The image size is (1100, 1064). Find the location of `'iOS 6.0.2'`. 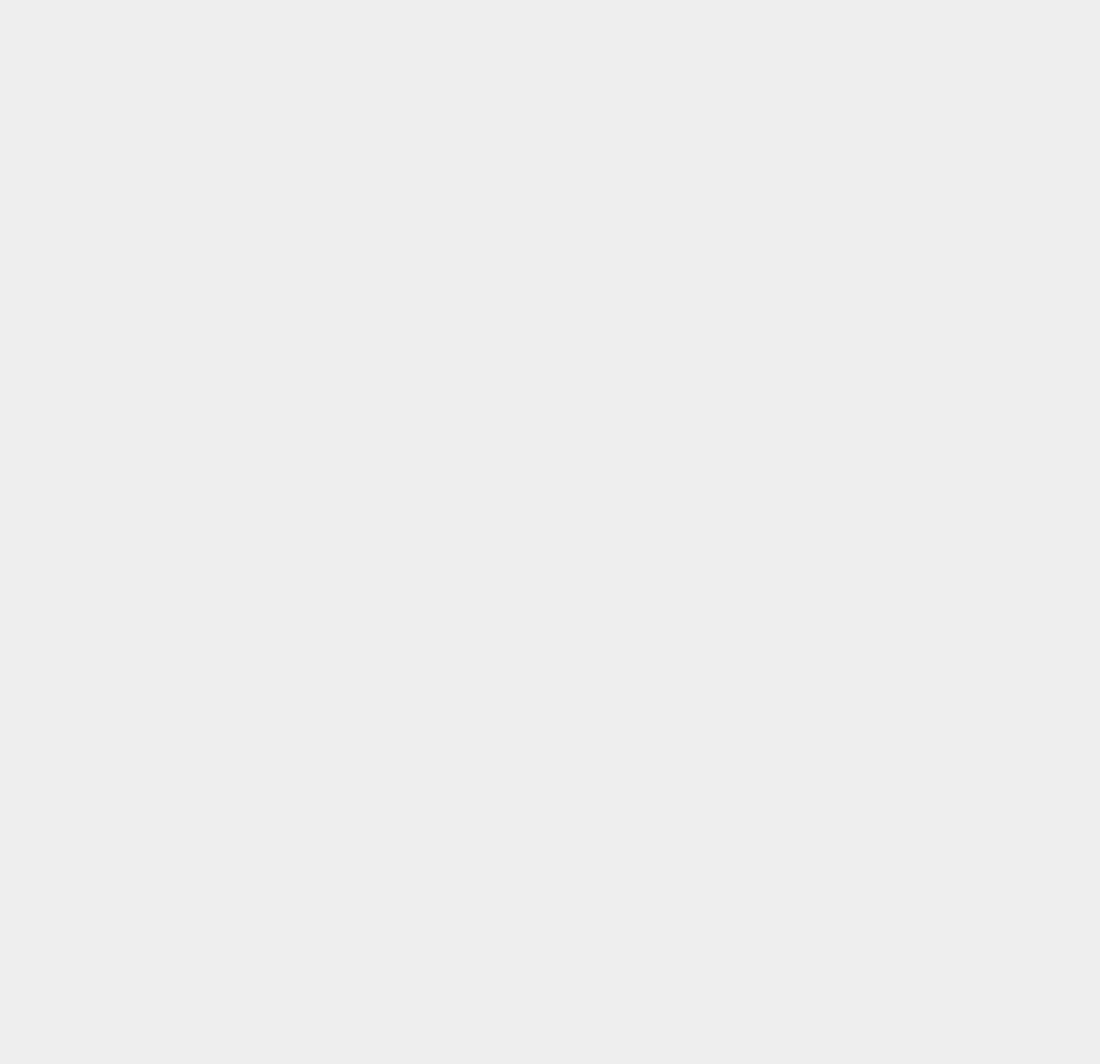

'iOS 6.0.2' is located at coordinates (805, 128).